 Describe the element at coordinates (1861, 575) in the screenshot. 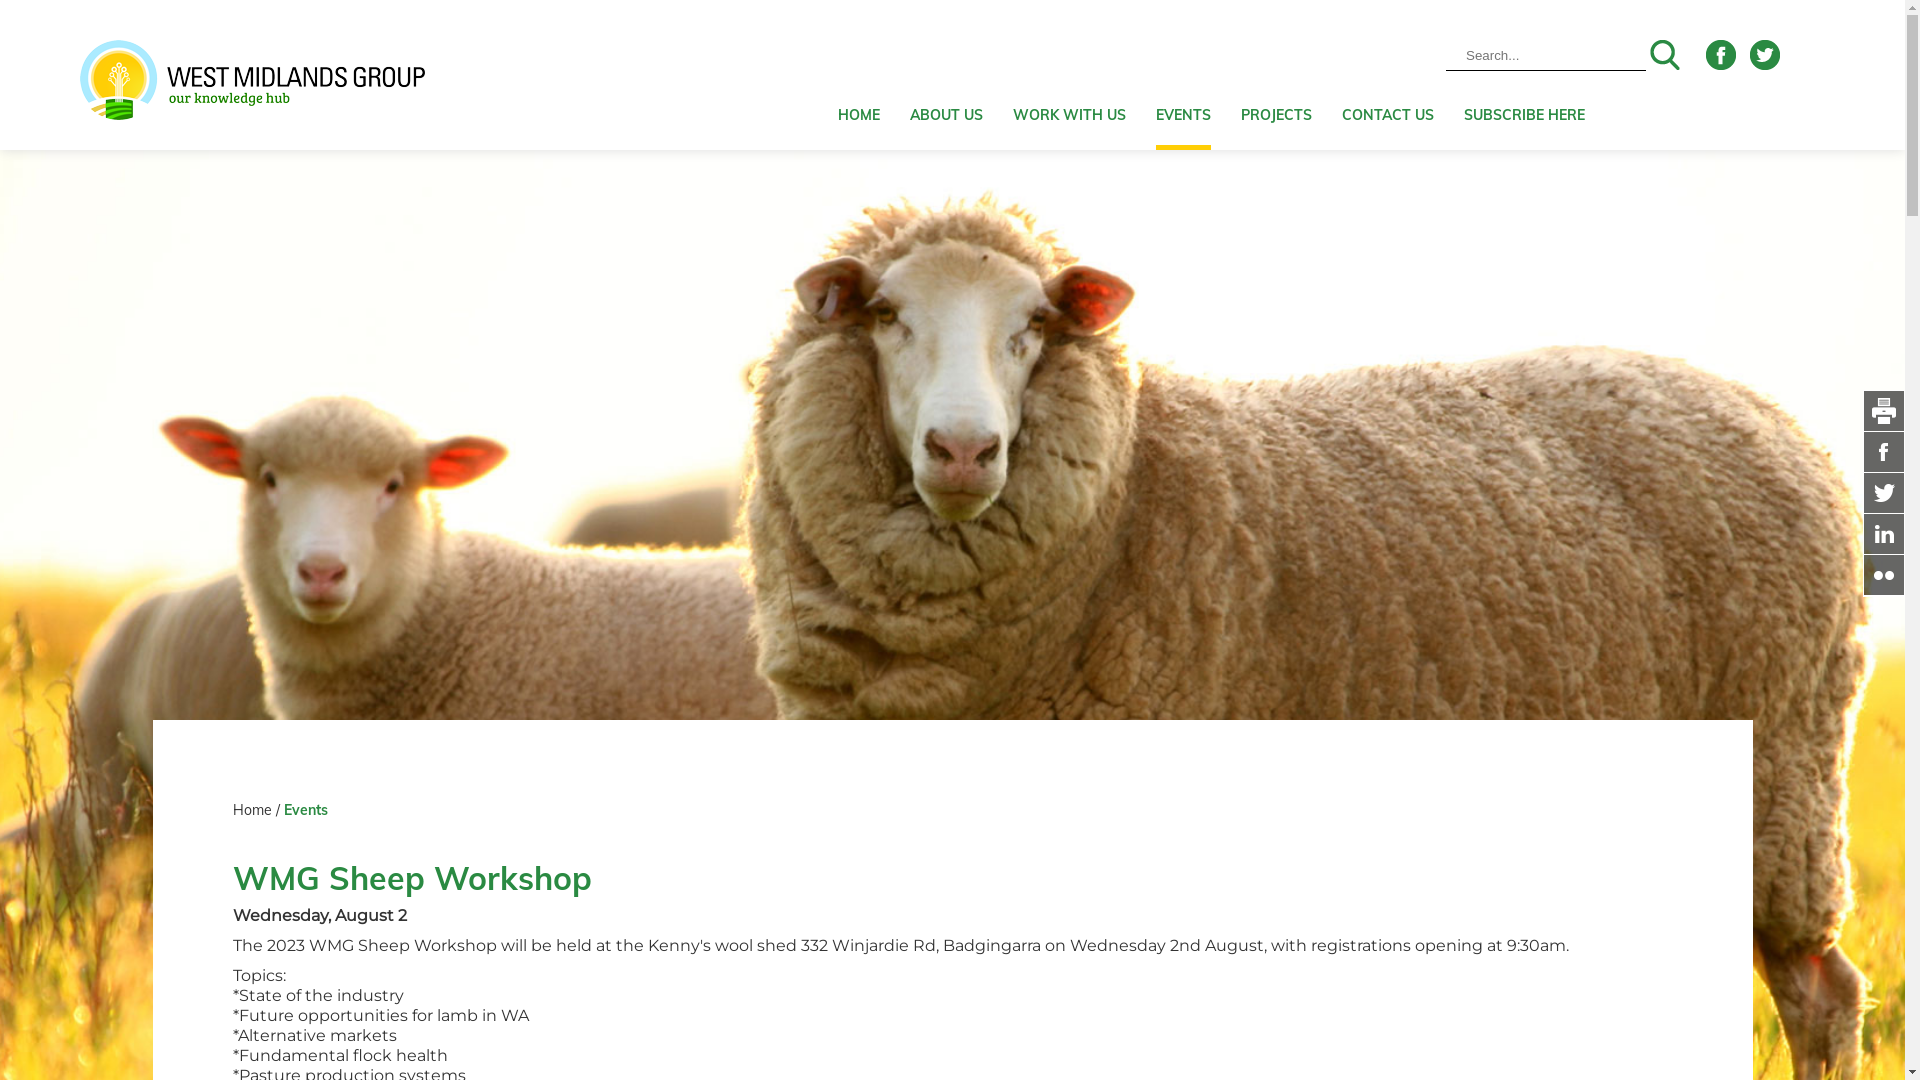

I see `' '` at that location.